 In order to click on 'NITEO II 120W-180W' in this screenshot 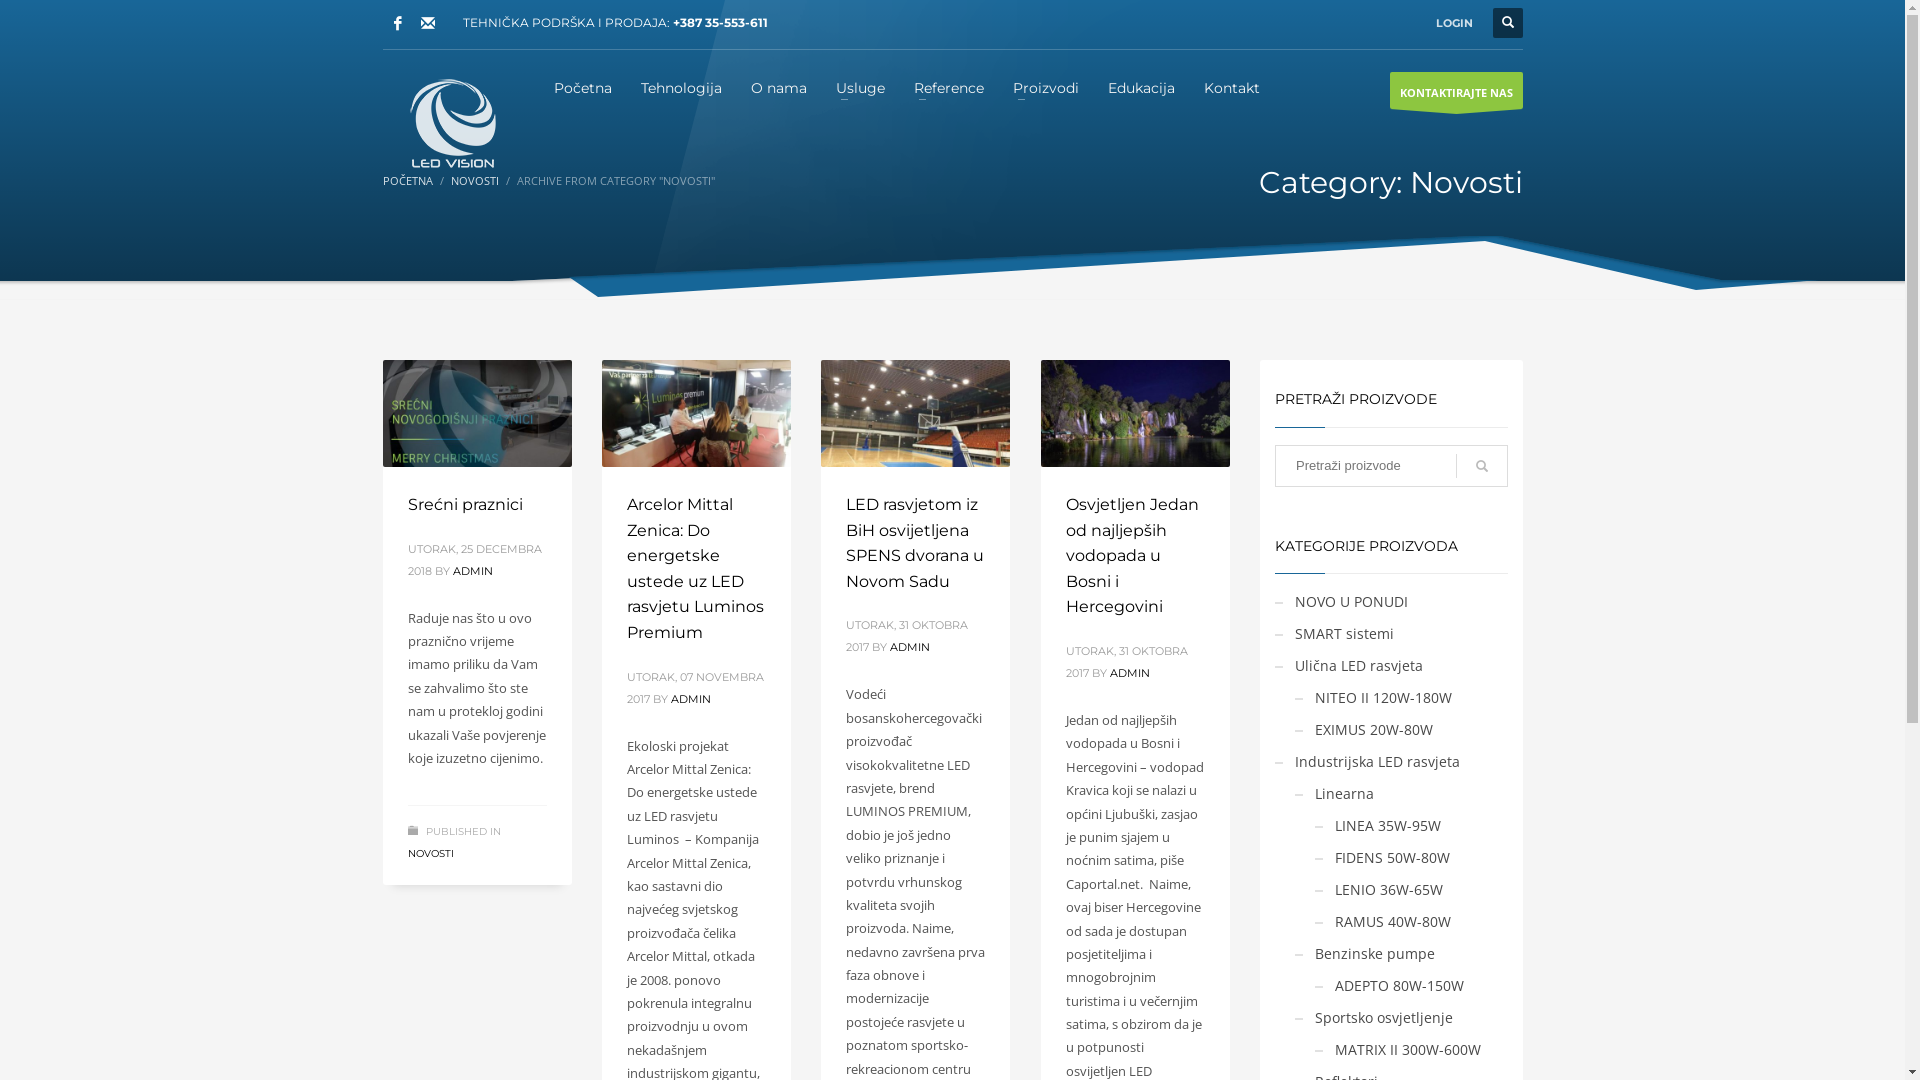, I will do `click(1372, 696)`.